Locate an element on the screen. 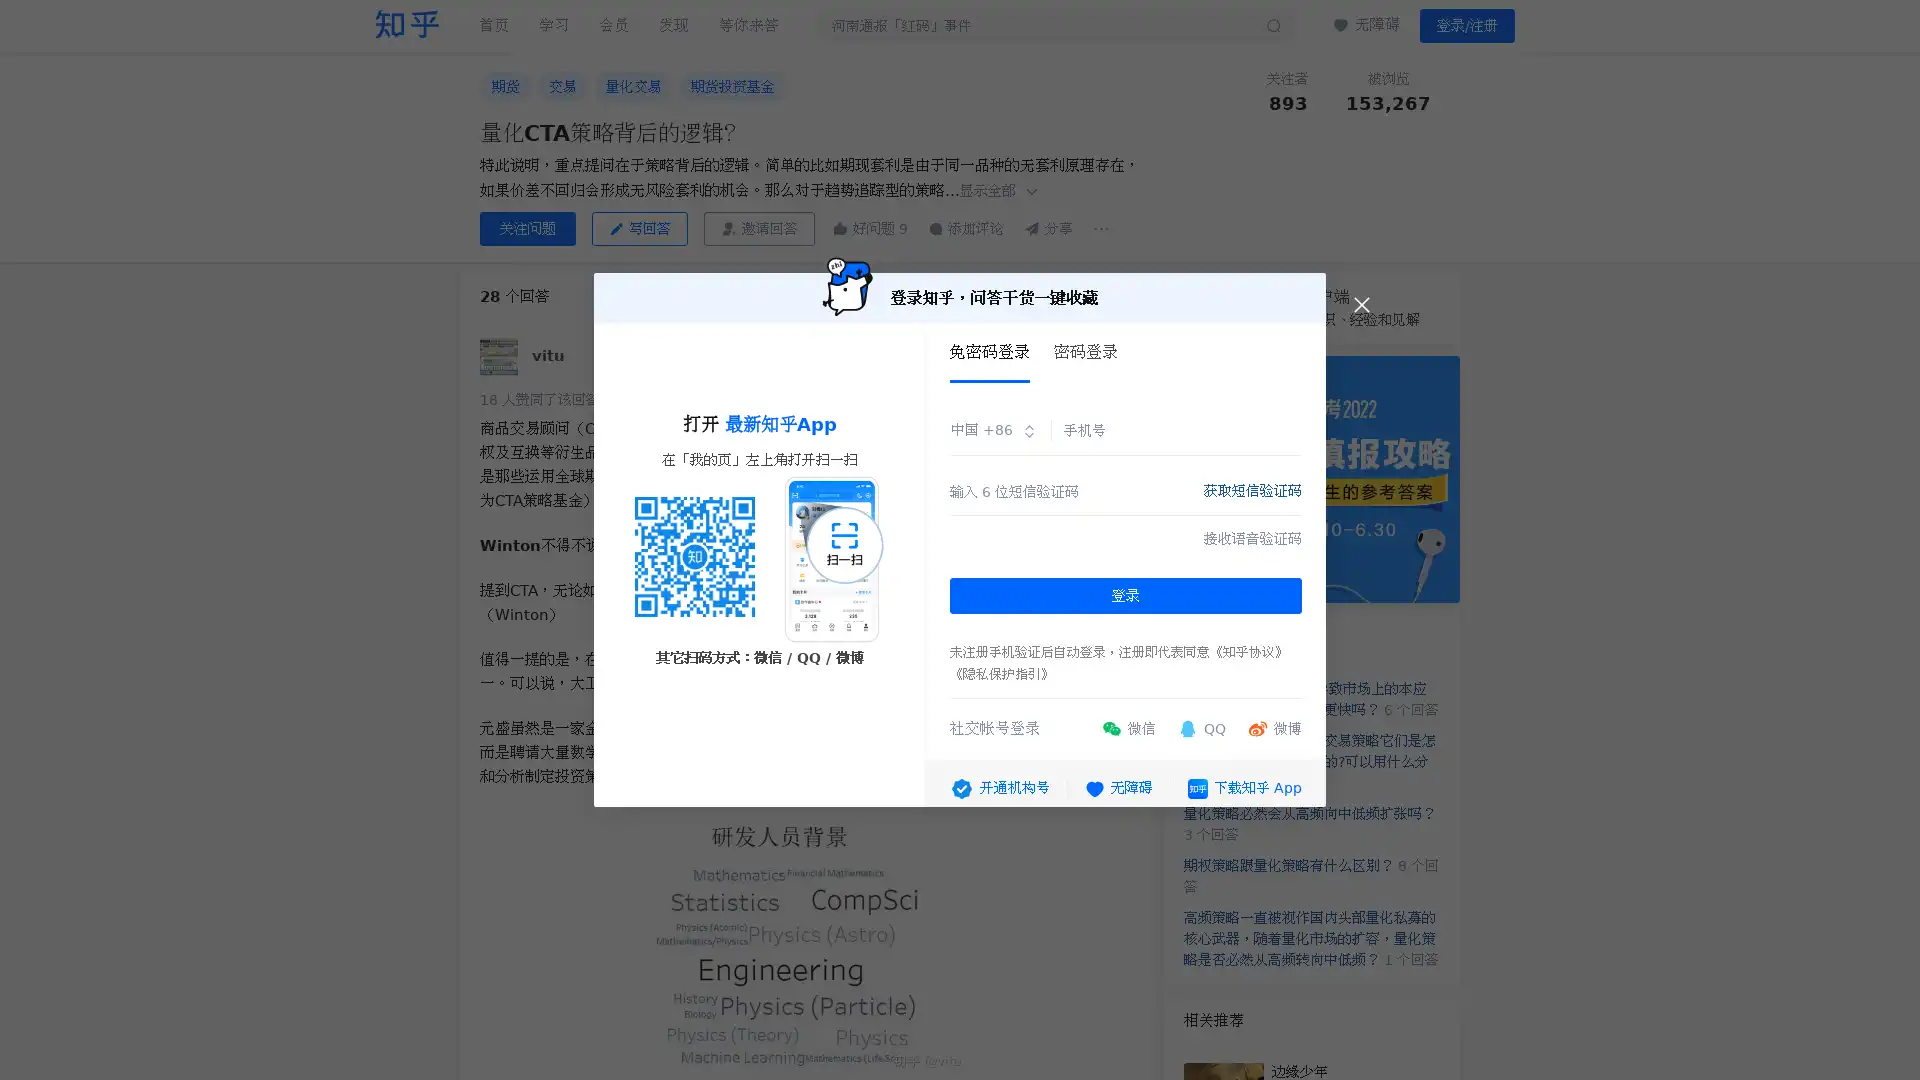 The height and width of the screenshot is (1080, 1920). 9 is located at coordinates (868, 227).